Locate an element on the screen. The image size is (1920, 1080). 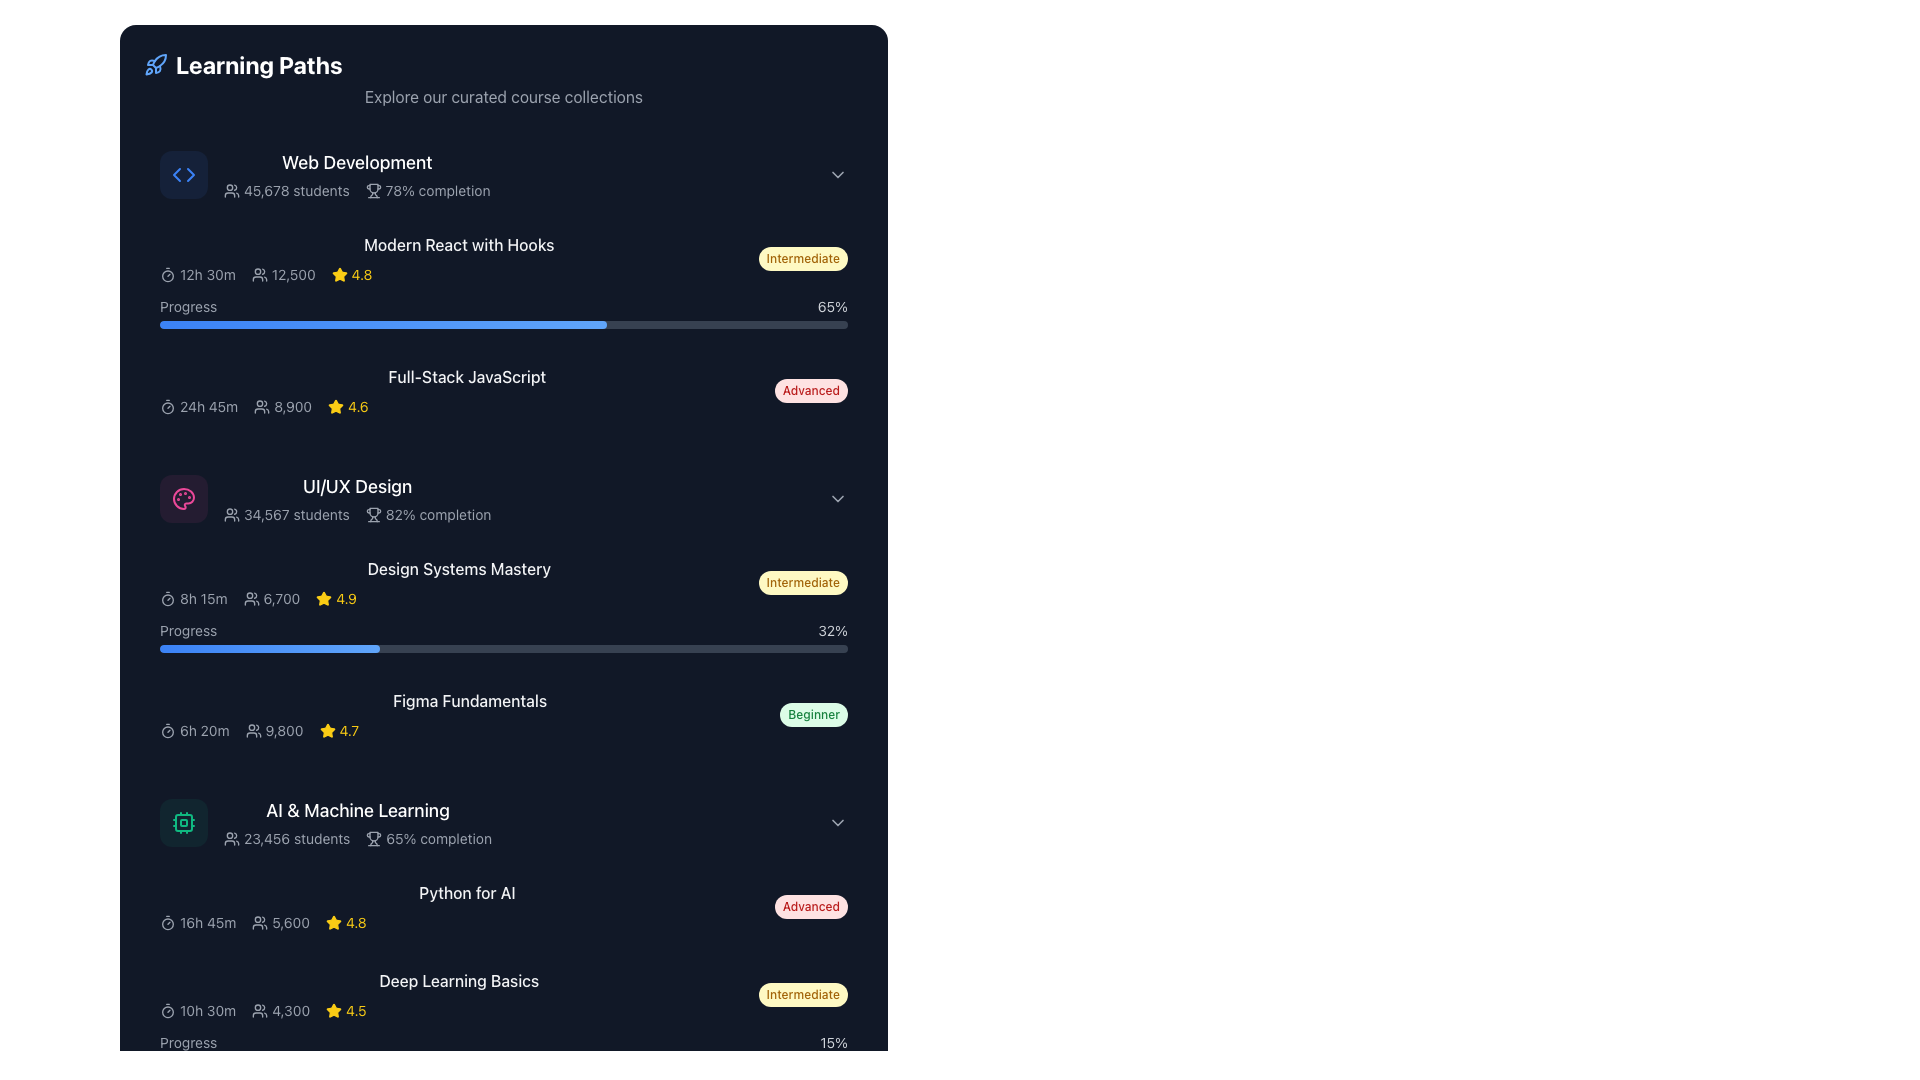
the trophy icon's cup section, which is part of the Web Development section under the Learning Paths header is located at coordinates (373, 188).